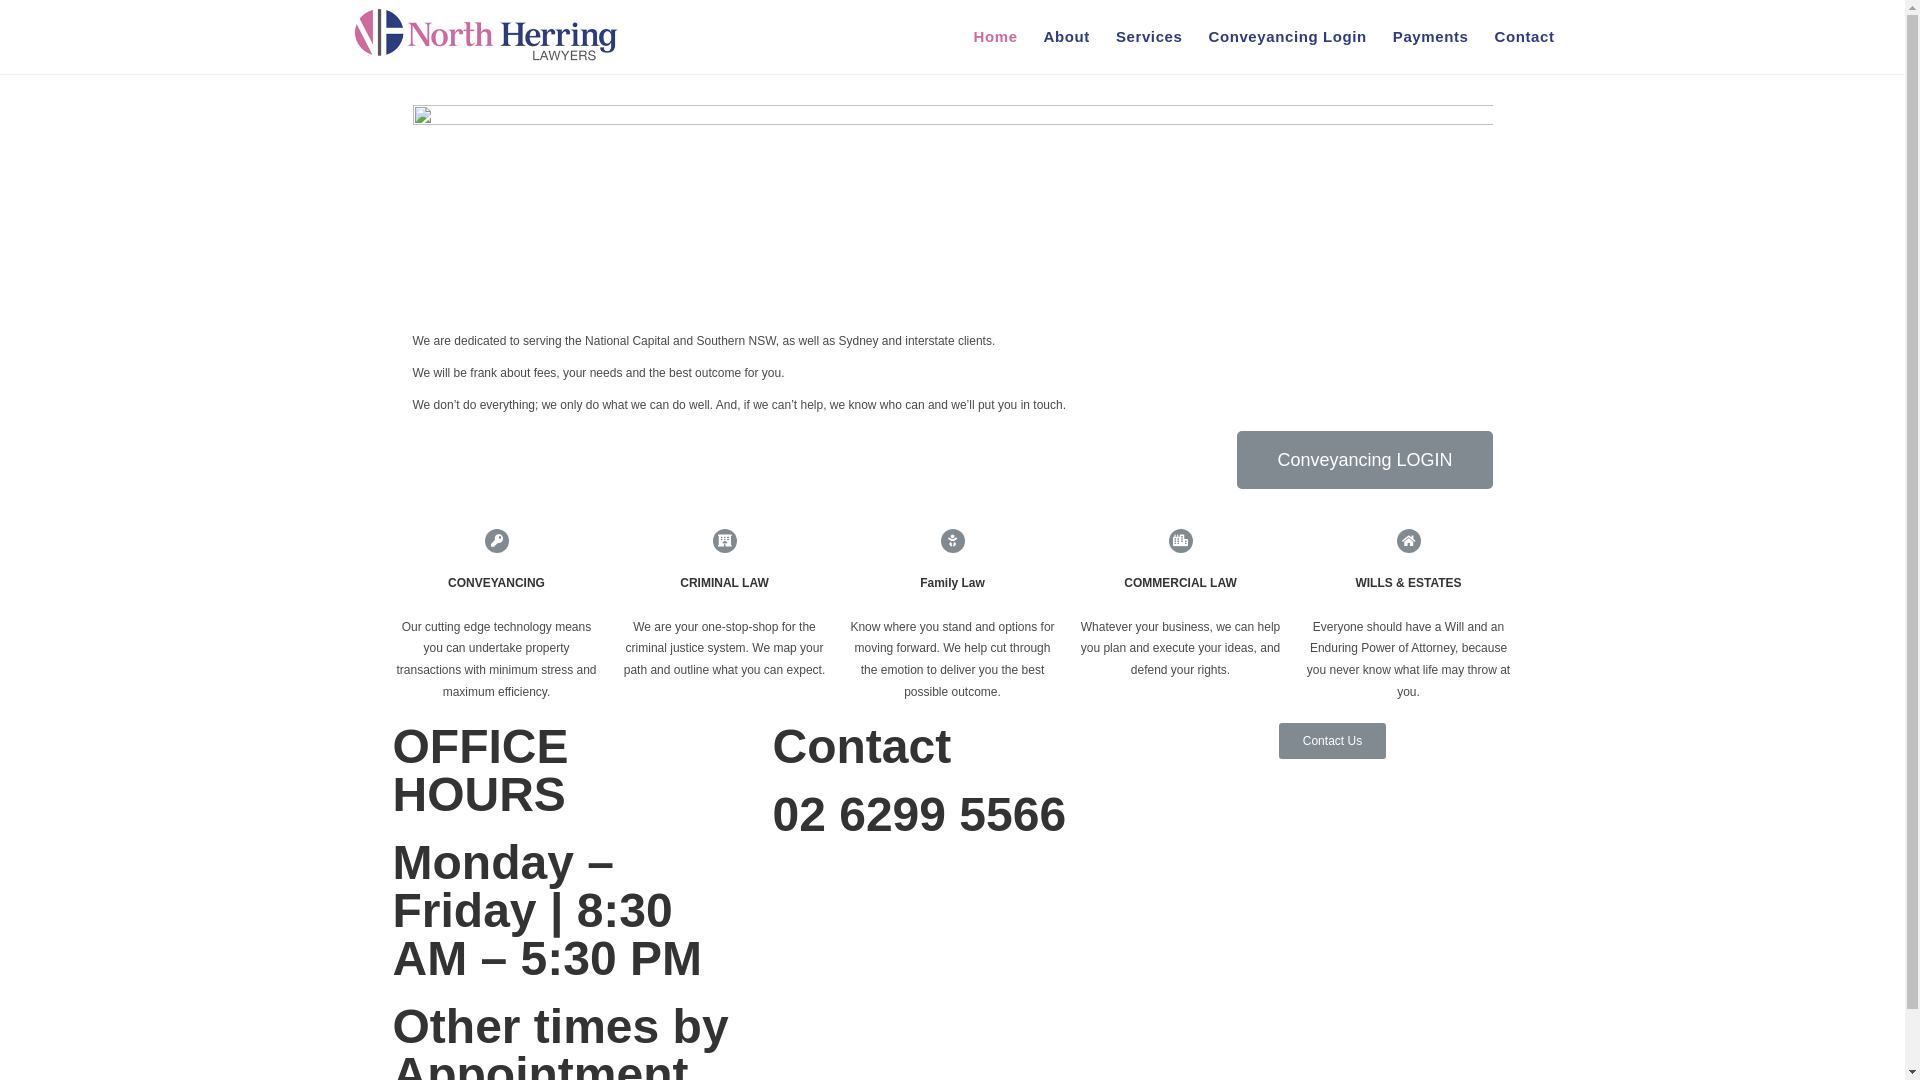 This screenshot has width=1920, height=1080. Describe the element at coordinates (1286, 37) in the screenshot. I see `'Conveyancing Login'` at that location.